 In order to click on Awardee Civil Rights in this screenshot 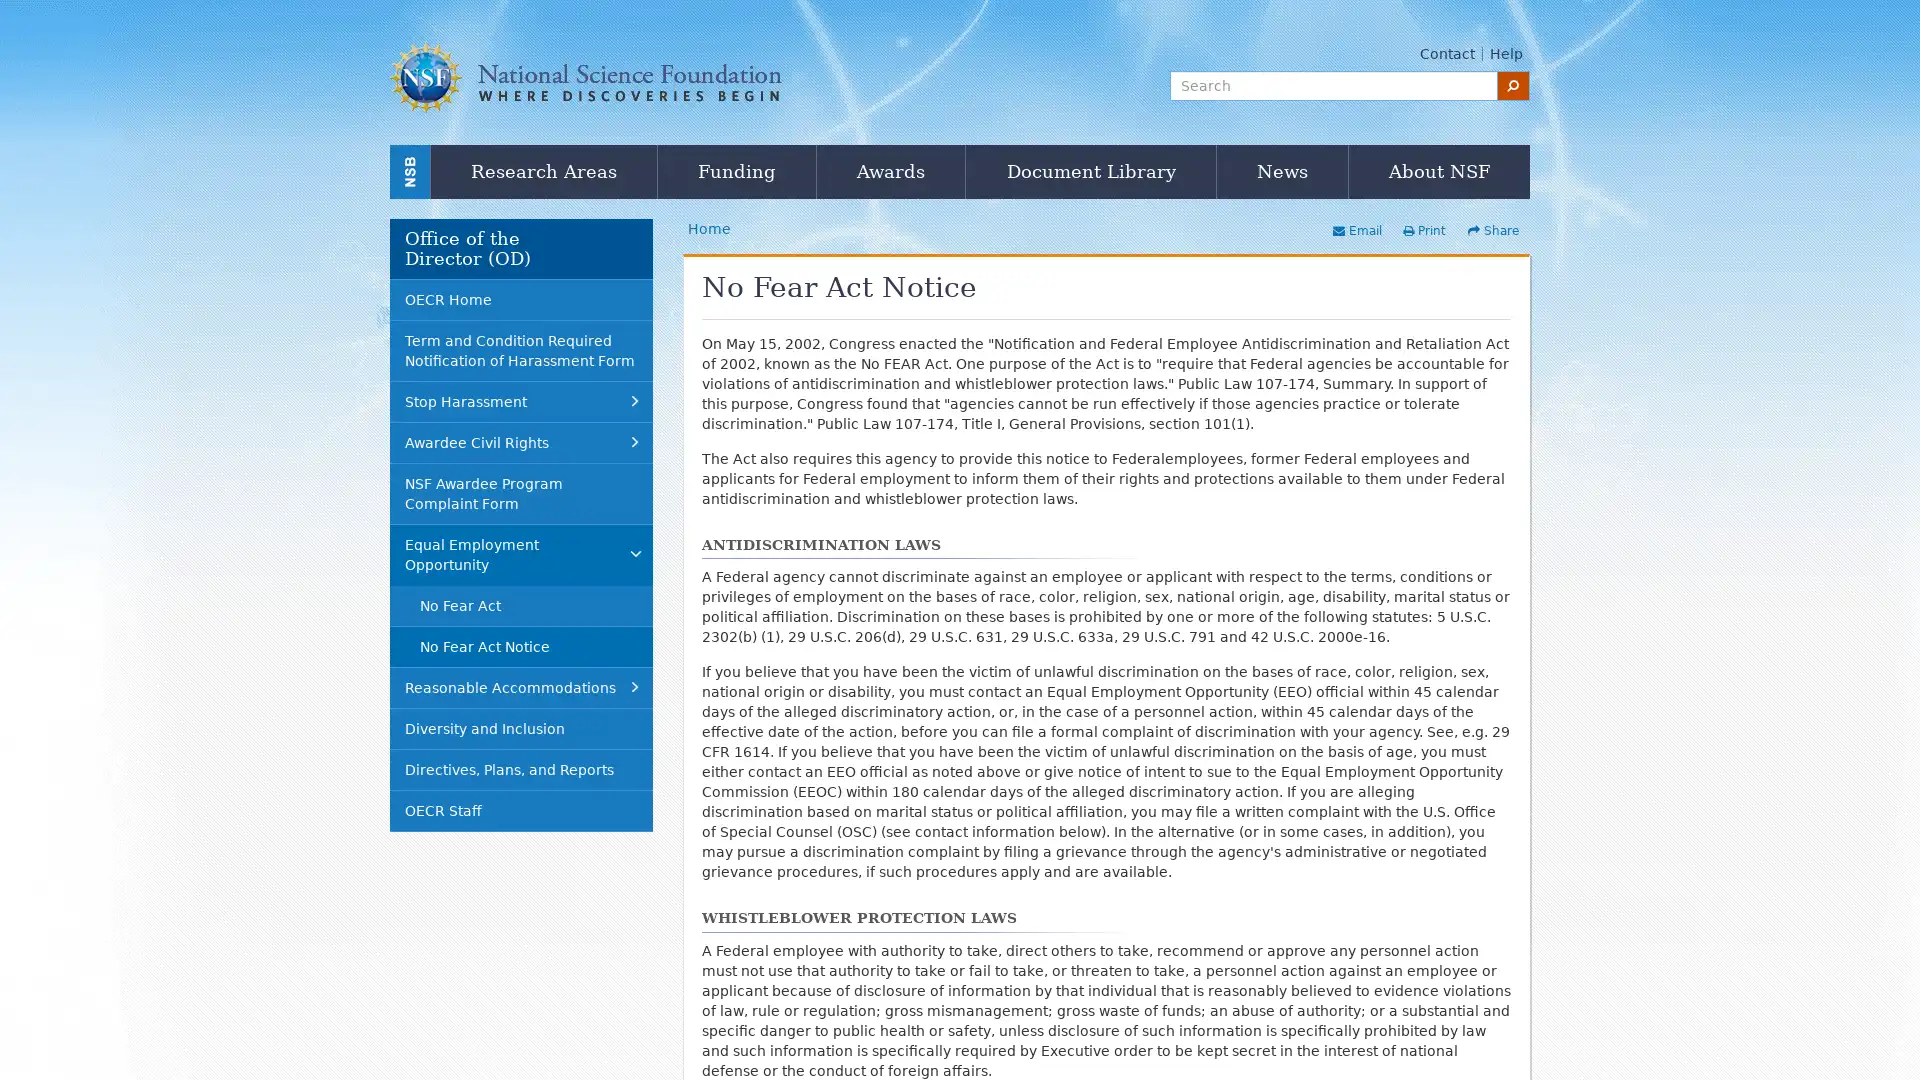, I will do `click(521, 441)`.